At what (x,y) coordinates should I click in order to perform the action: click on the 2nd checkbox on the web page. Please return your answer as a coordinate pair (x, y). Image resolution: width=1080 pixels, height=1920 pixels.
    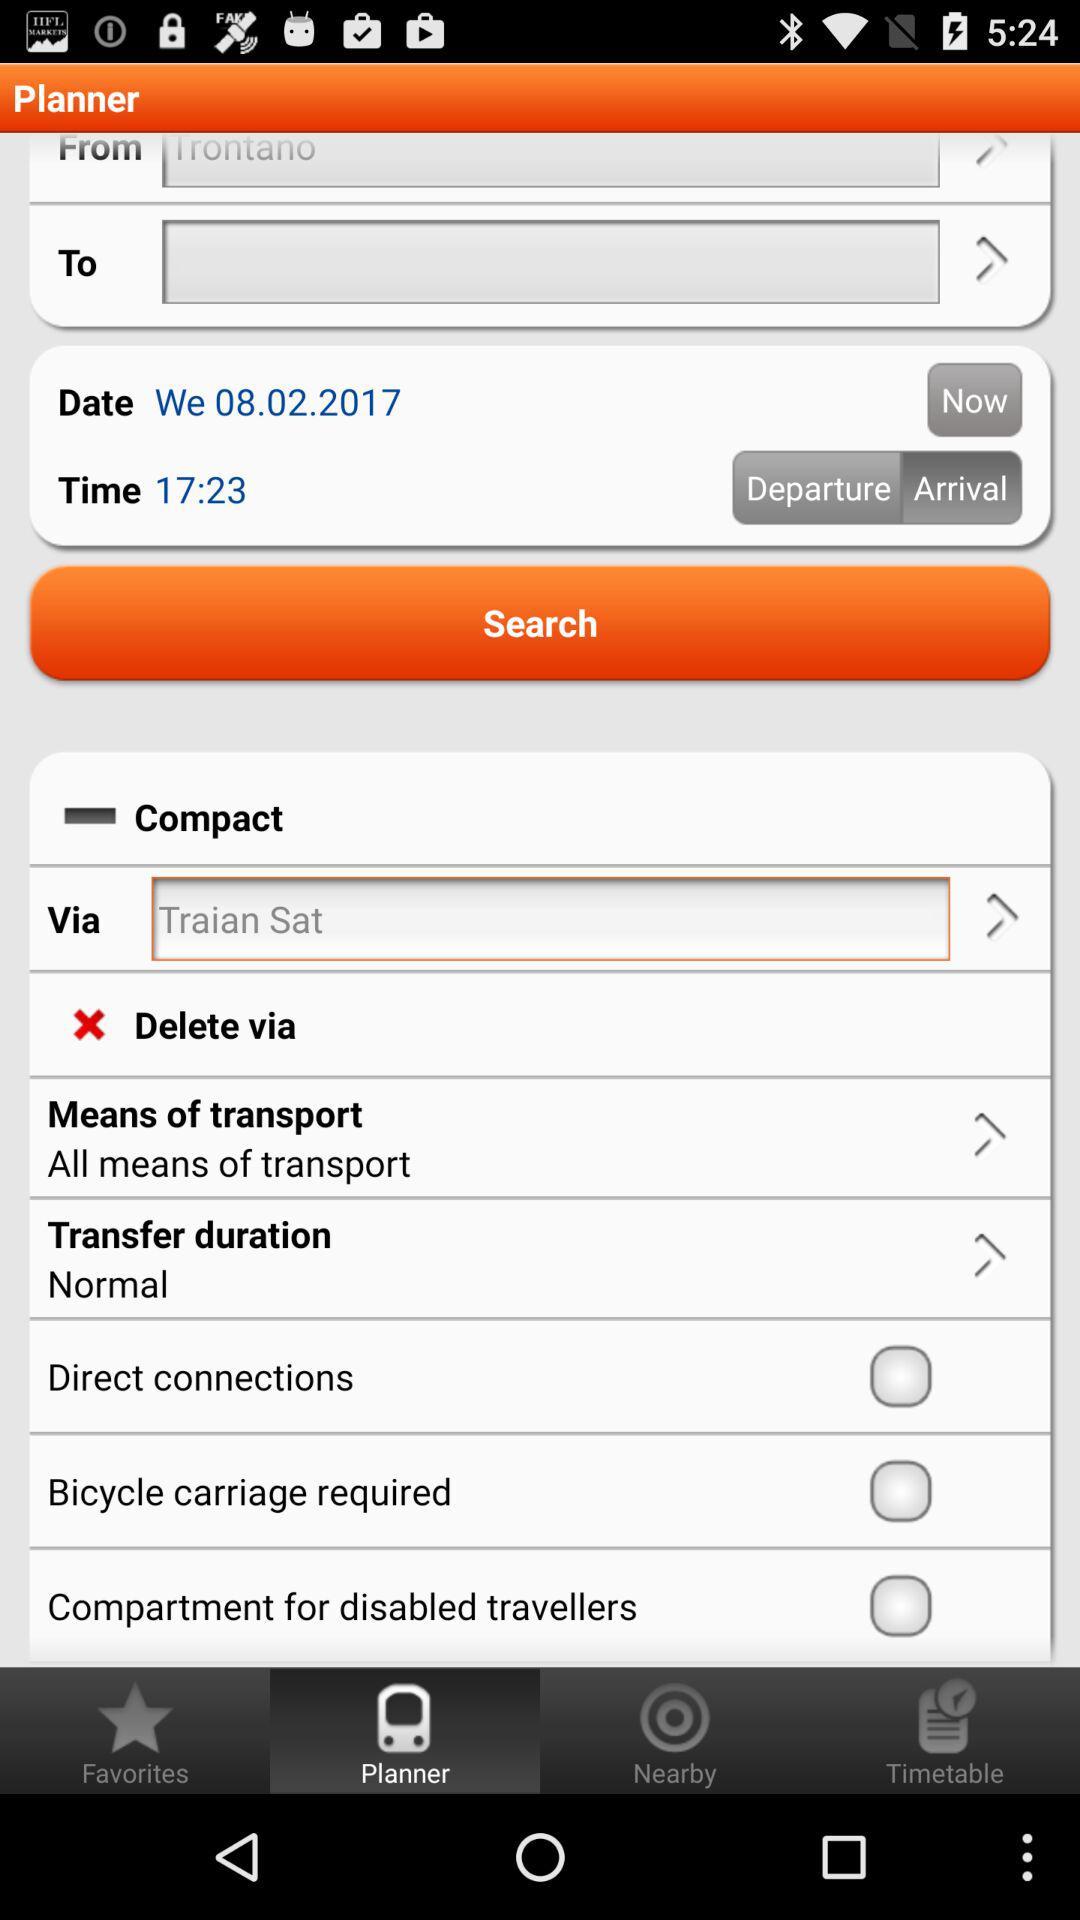
    Looking at the image, I should click on (946, 1491).